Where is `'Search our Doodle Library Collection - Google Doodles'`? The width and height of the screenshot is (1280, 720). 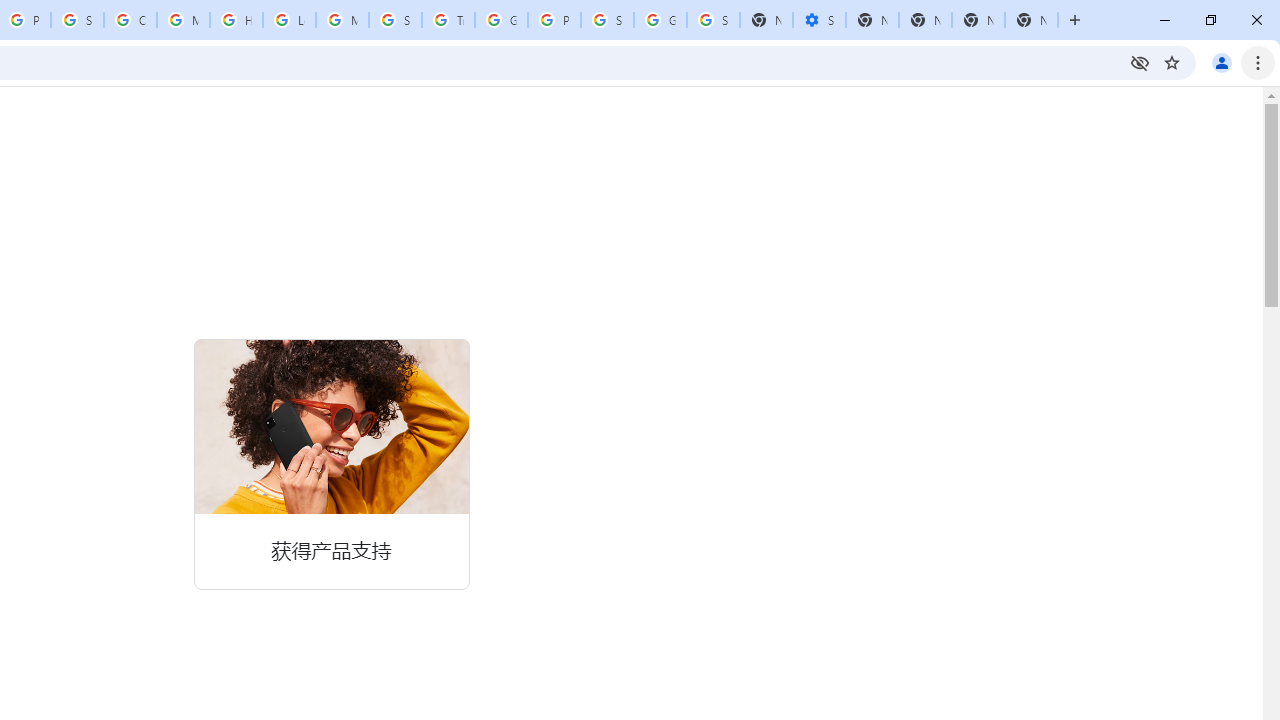
'Search our Doodle Library Collection - Google Doodles' is located at coordinates (395, 20).